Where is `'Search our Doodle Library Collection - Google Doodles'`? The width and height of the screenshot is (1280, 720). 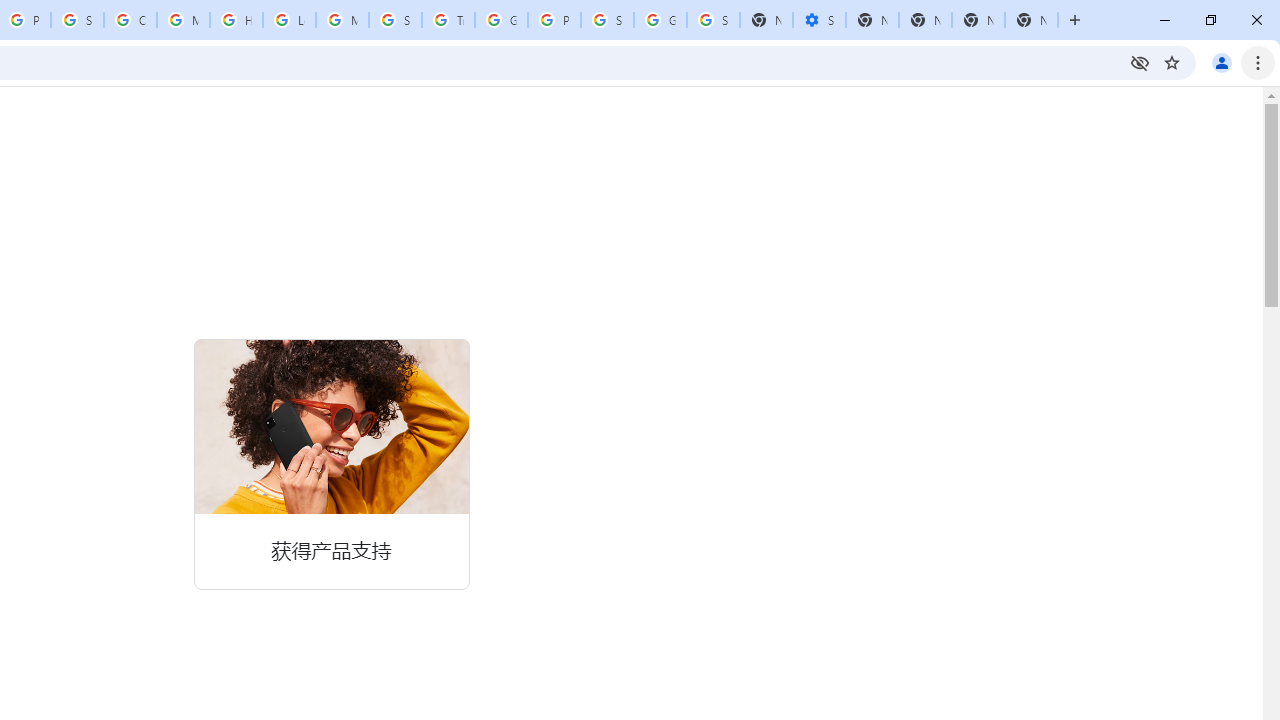
'Search our Doodle Library Collection - Google Doodles' is located at coordinates (395, 20).